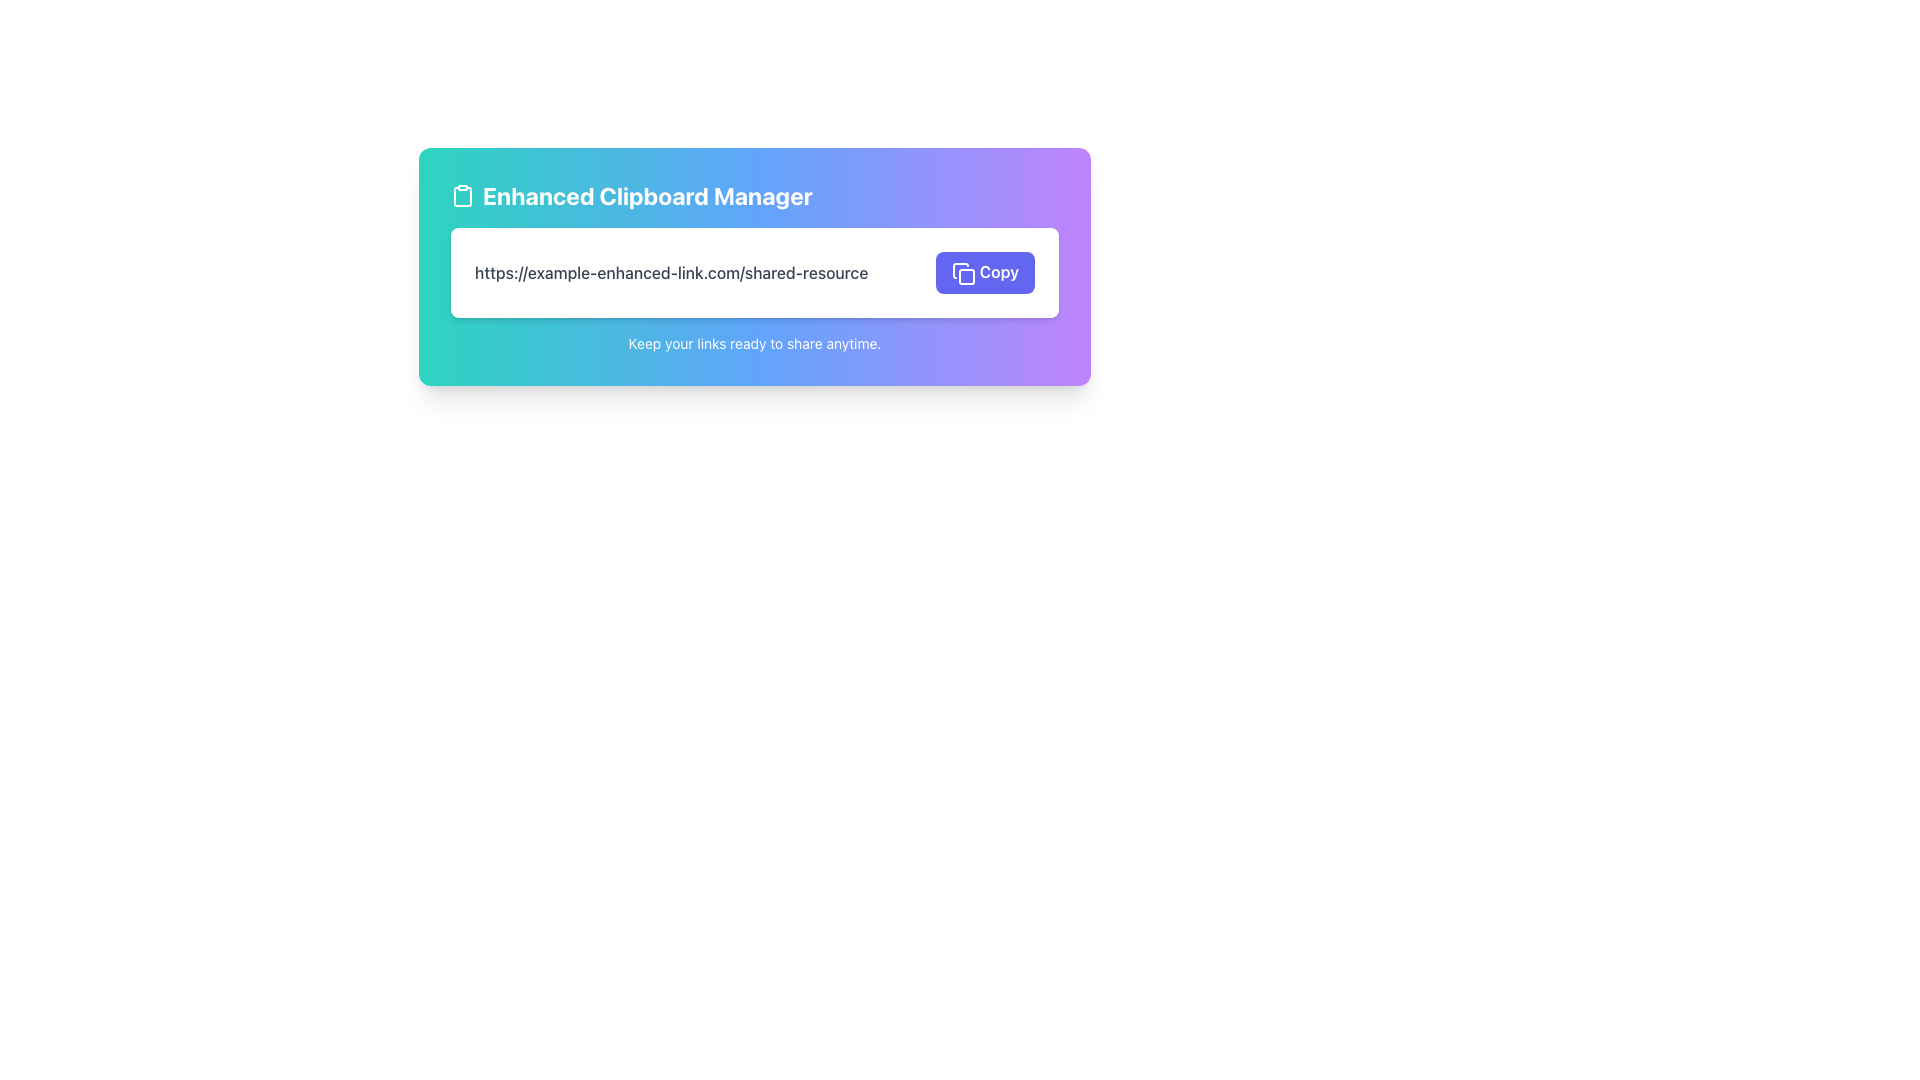  Describe the element at coordinates (671, 272) in the screenshot. I see `the textual link displaying the URL 'https://example-enhanced-link.com/shared-resource', styled with a gray font color, located on the left-hand side adjacent to the 'Copy' button` at that location.